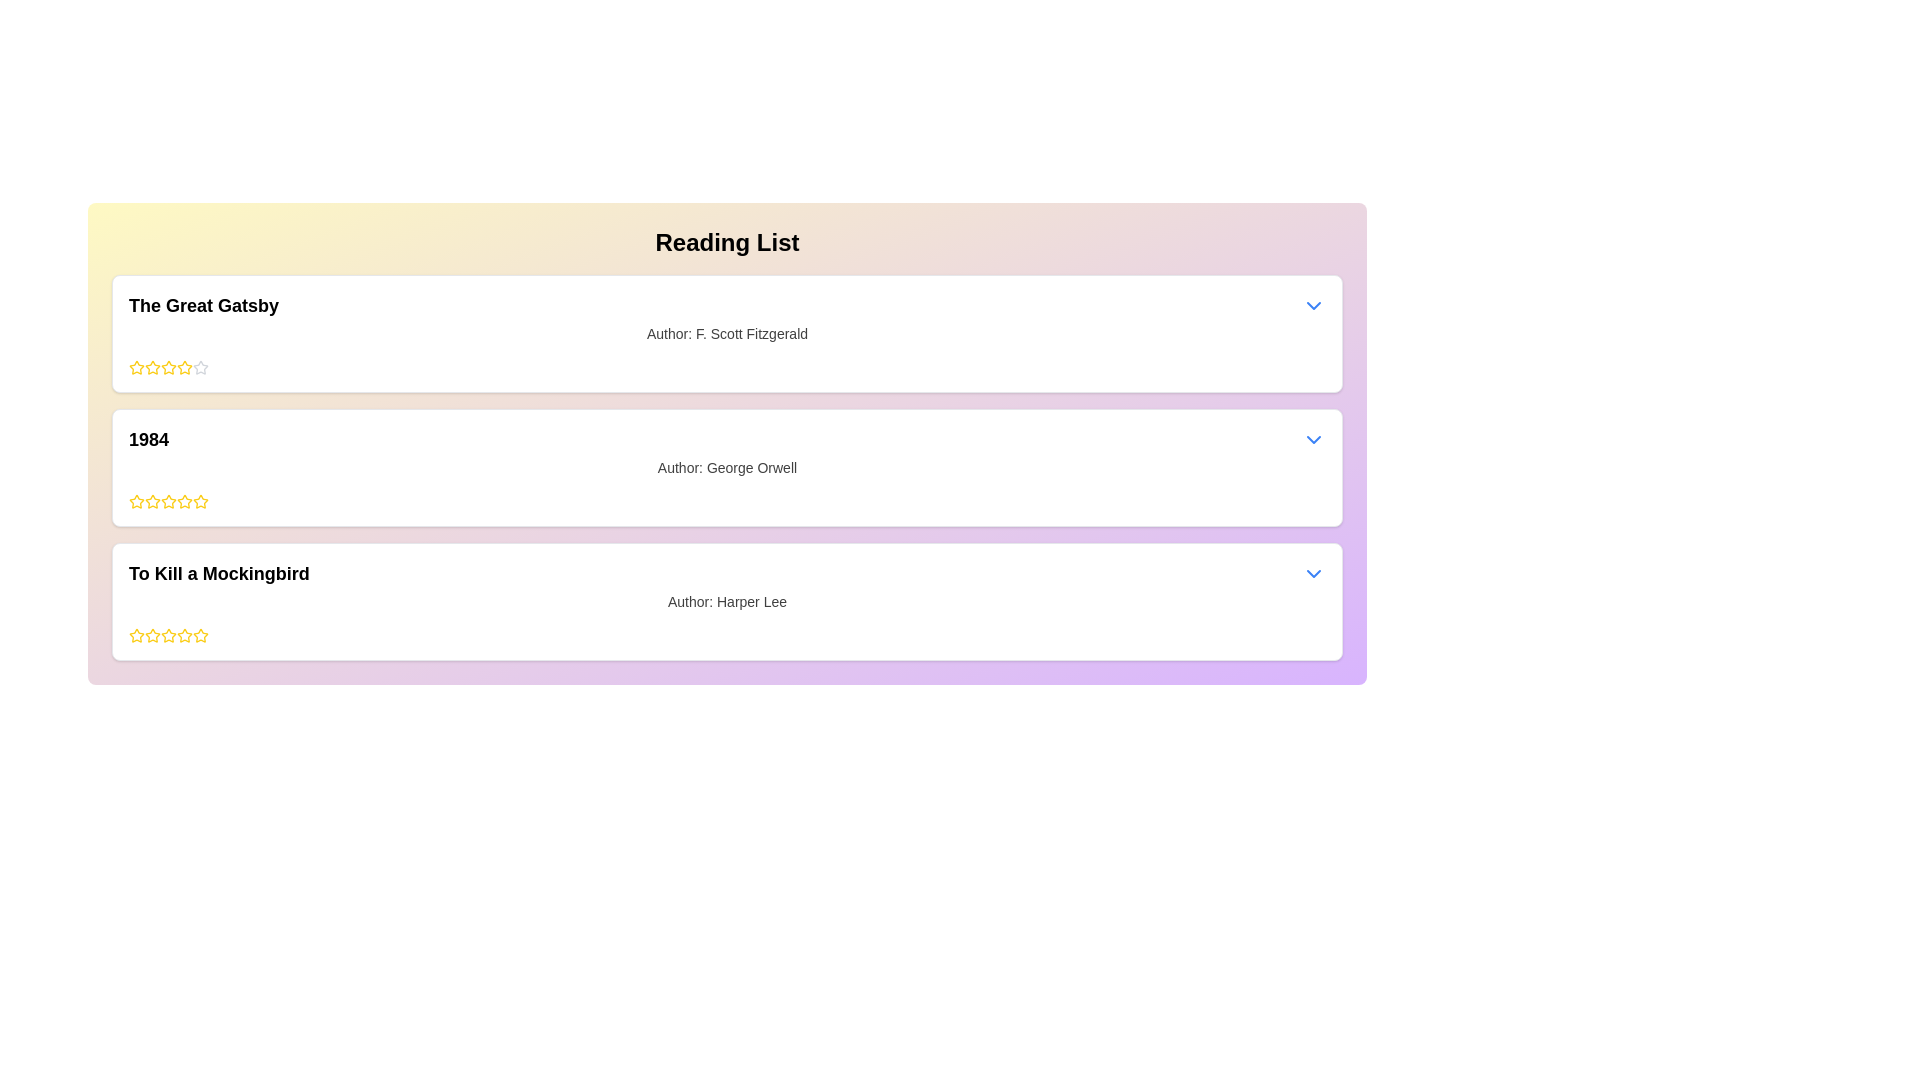 This screenshot has height=1080, width=1920. What do you see at coordinates (152, 500) in the screenshot?
I see `the first star icon in the rating section of the '1984' book card to rate one star` at bounding box center [152, 500].